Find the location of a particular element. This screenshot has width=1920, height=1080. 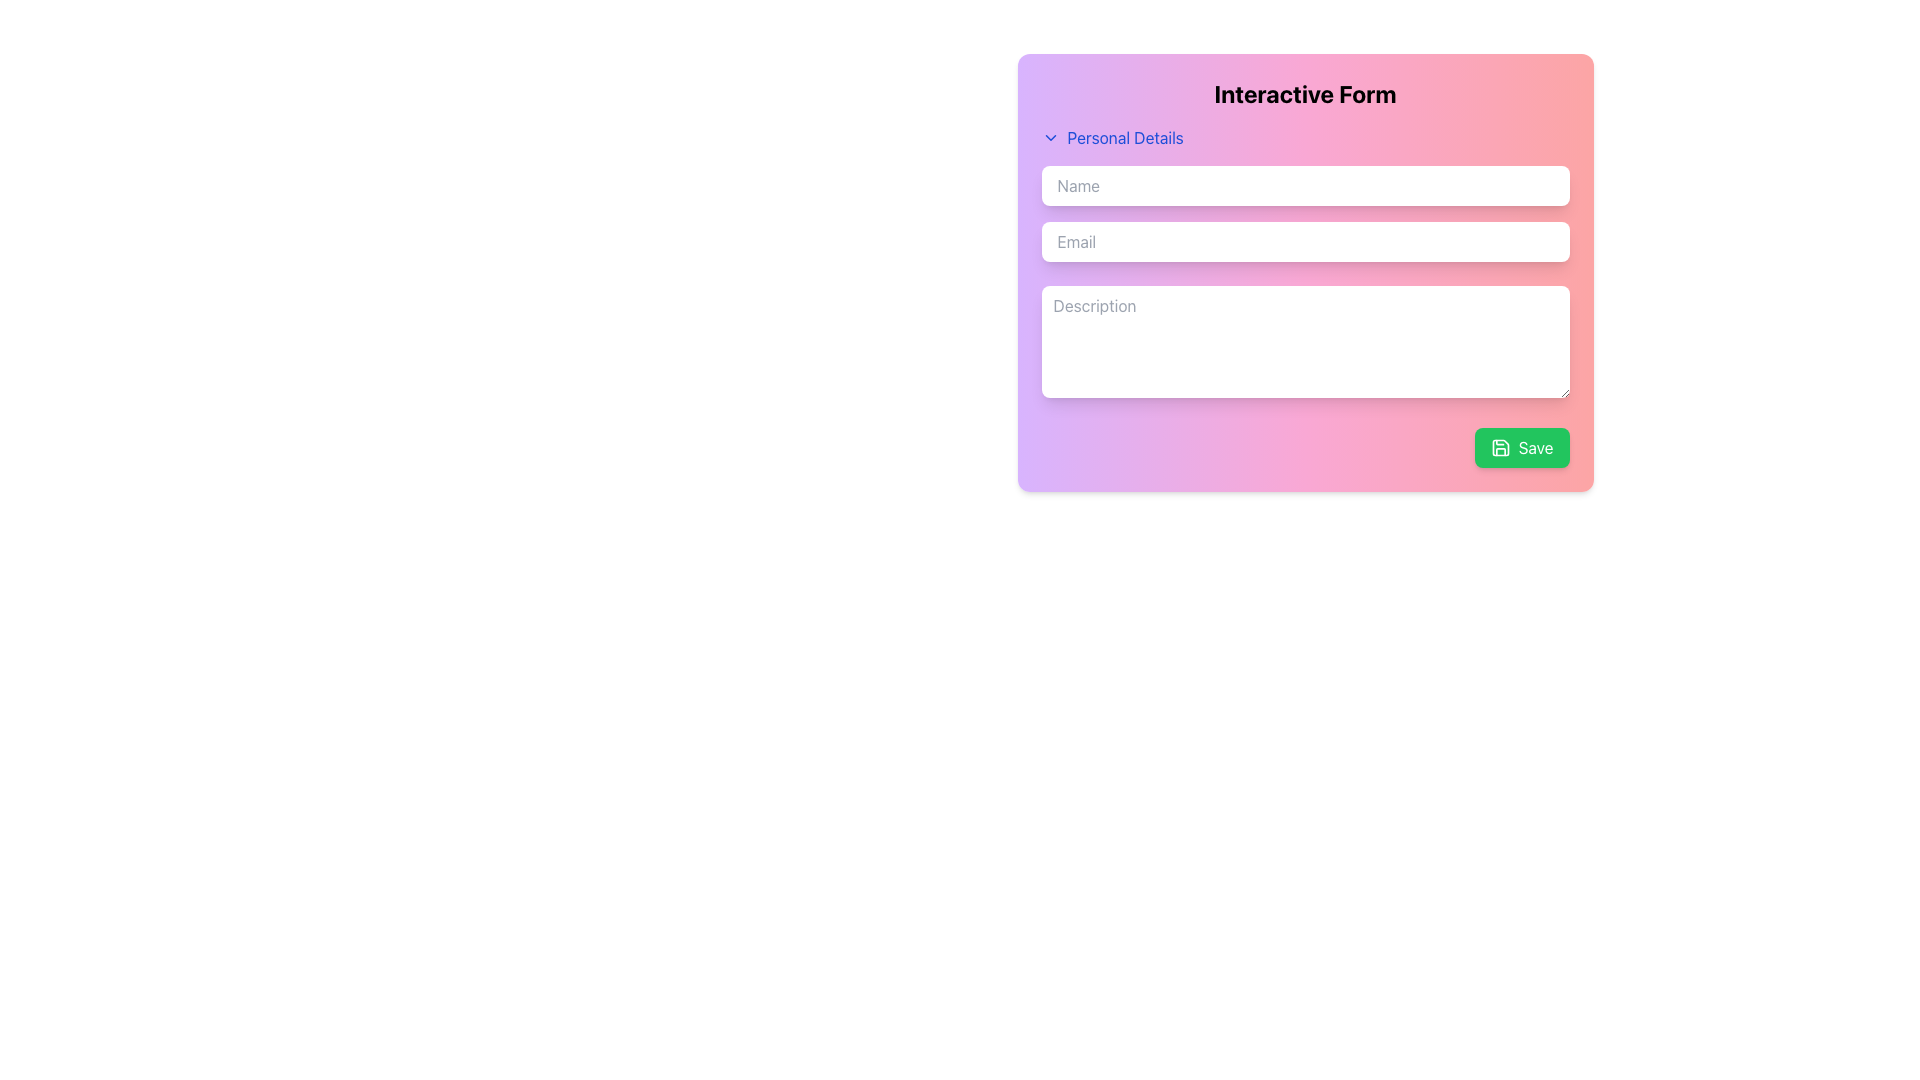

the 'Personal Details' button, which is a blue button located near the top of the form section is located at coordinates (1111, 137).